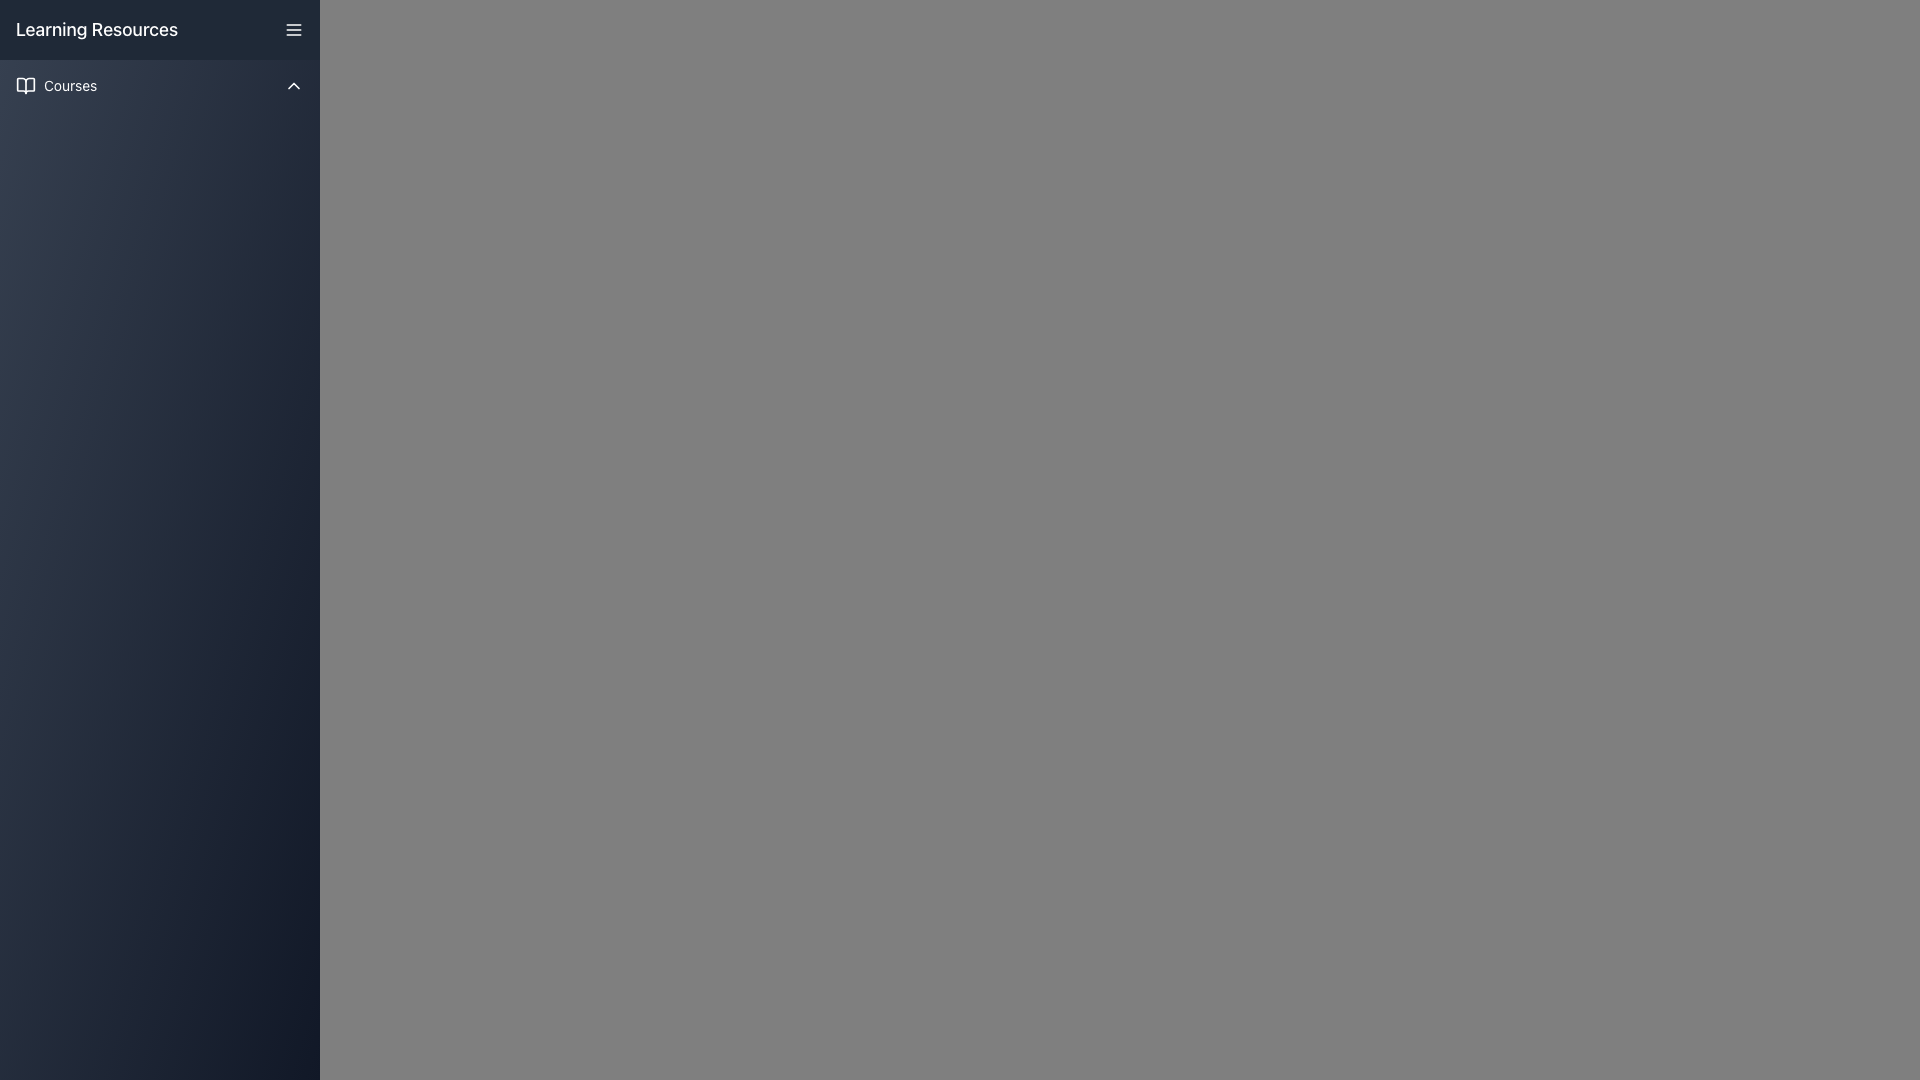  What do you see at coordinates (70, 84) in the screenshot?
I see `the 'Courses' static text label, which identifies the 'Courses' section in the left sidebar under 'Learning Resources'` at bounding box center [70, 84].